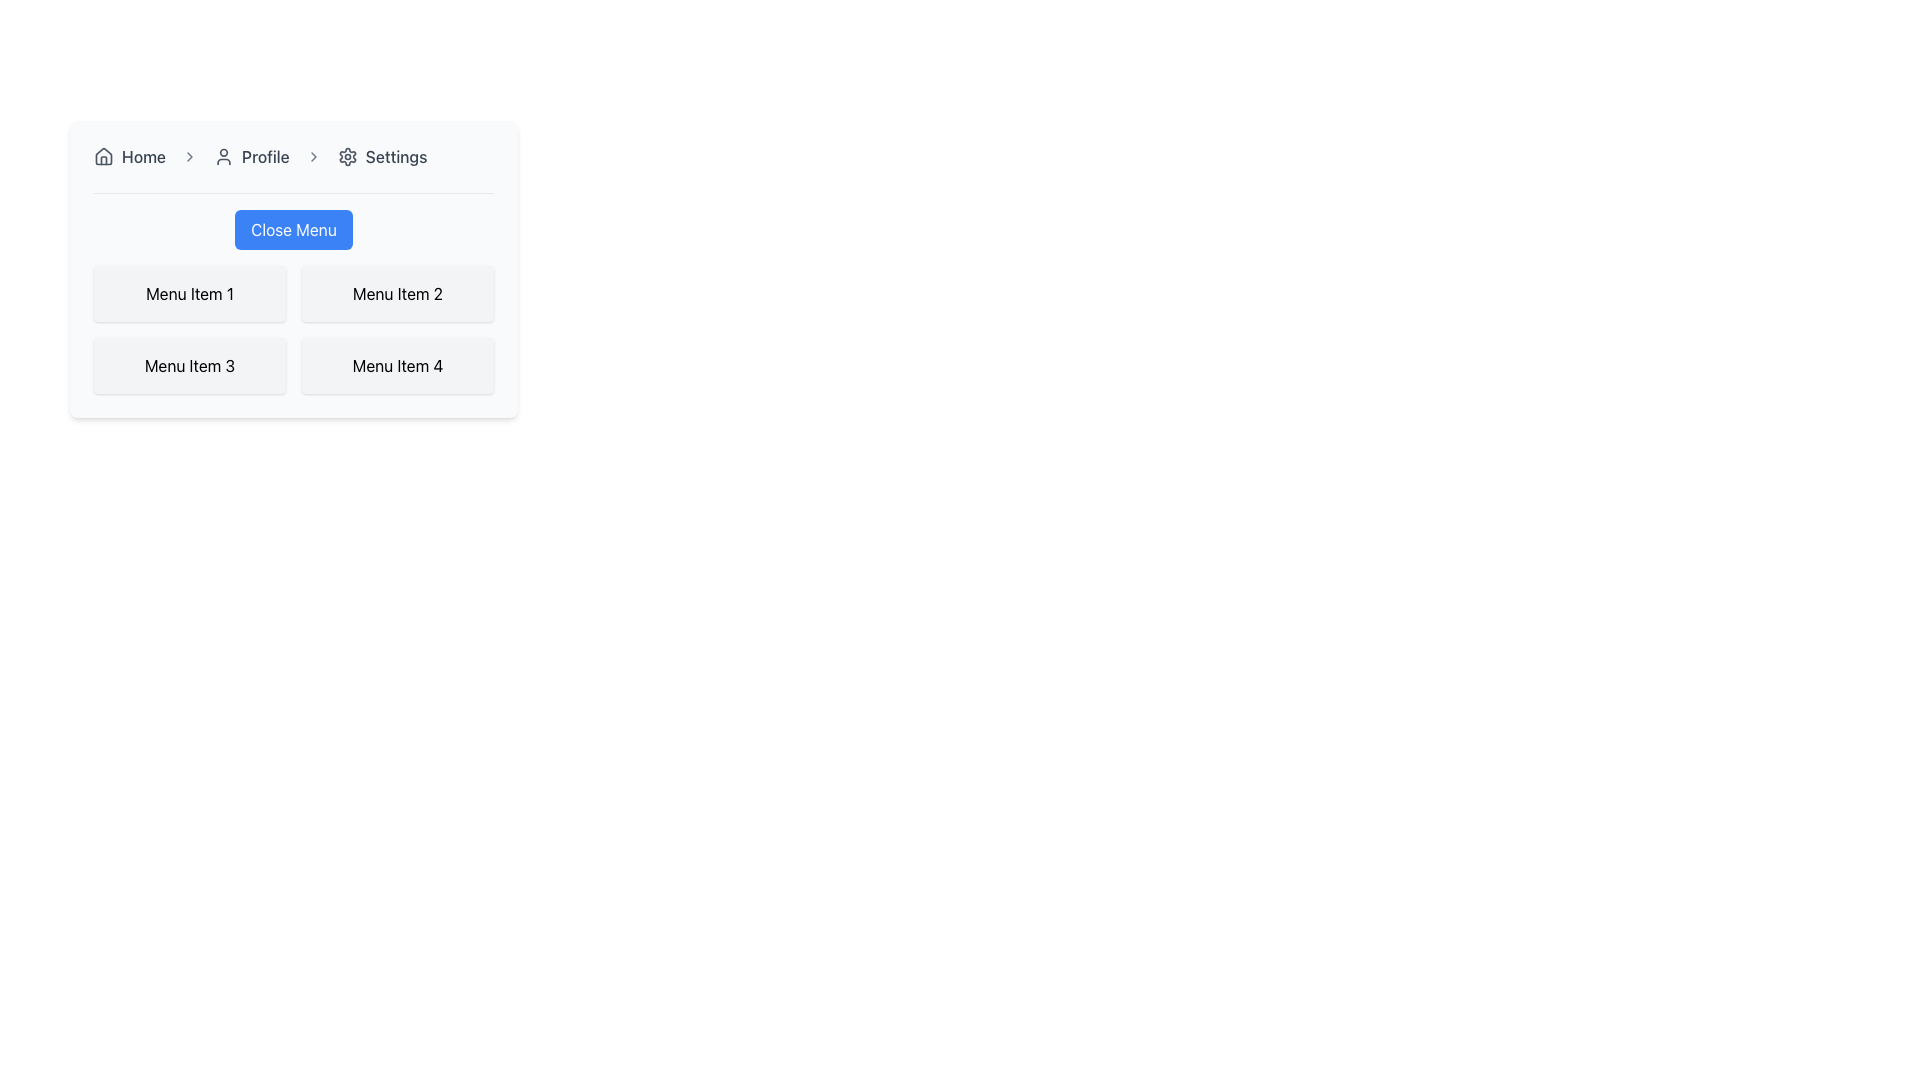  Describe the element at coordinates (103, 156) in the screenshot. I see `the house icon in the navigation bar` at that location.